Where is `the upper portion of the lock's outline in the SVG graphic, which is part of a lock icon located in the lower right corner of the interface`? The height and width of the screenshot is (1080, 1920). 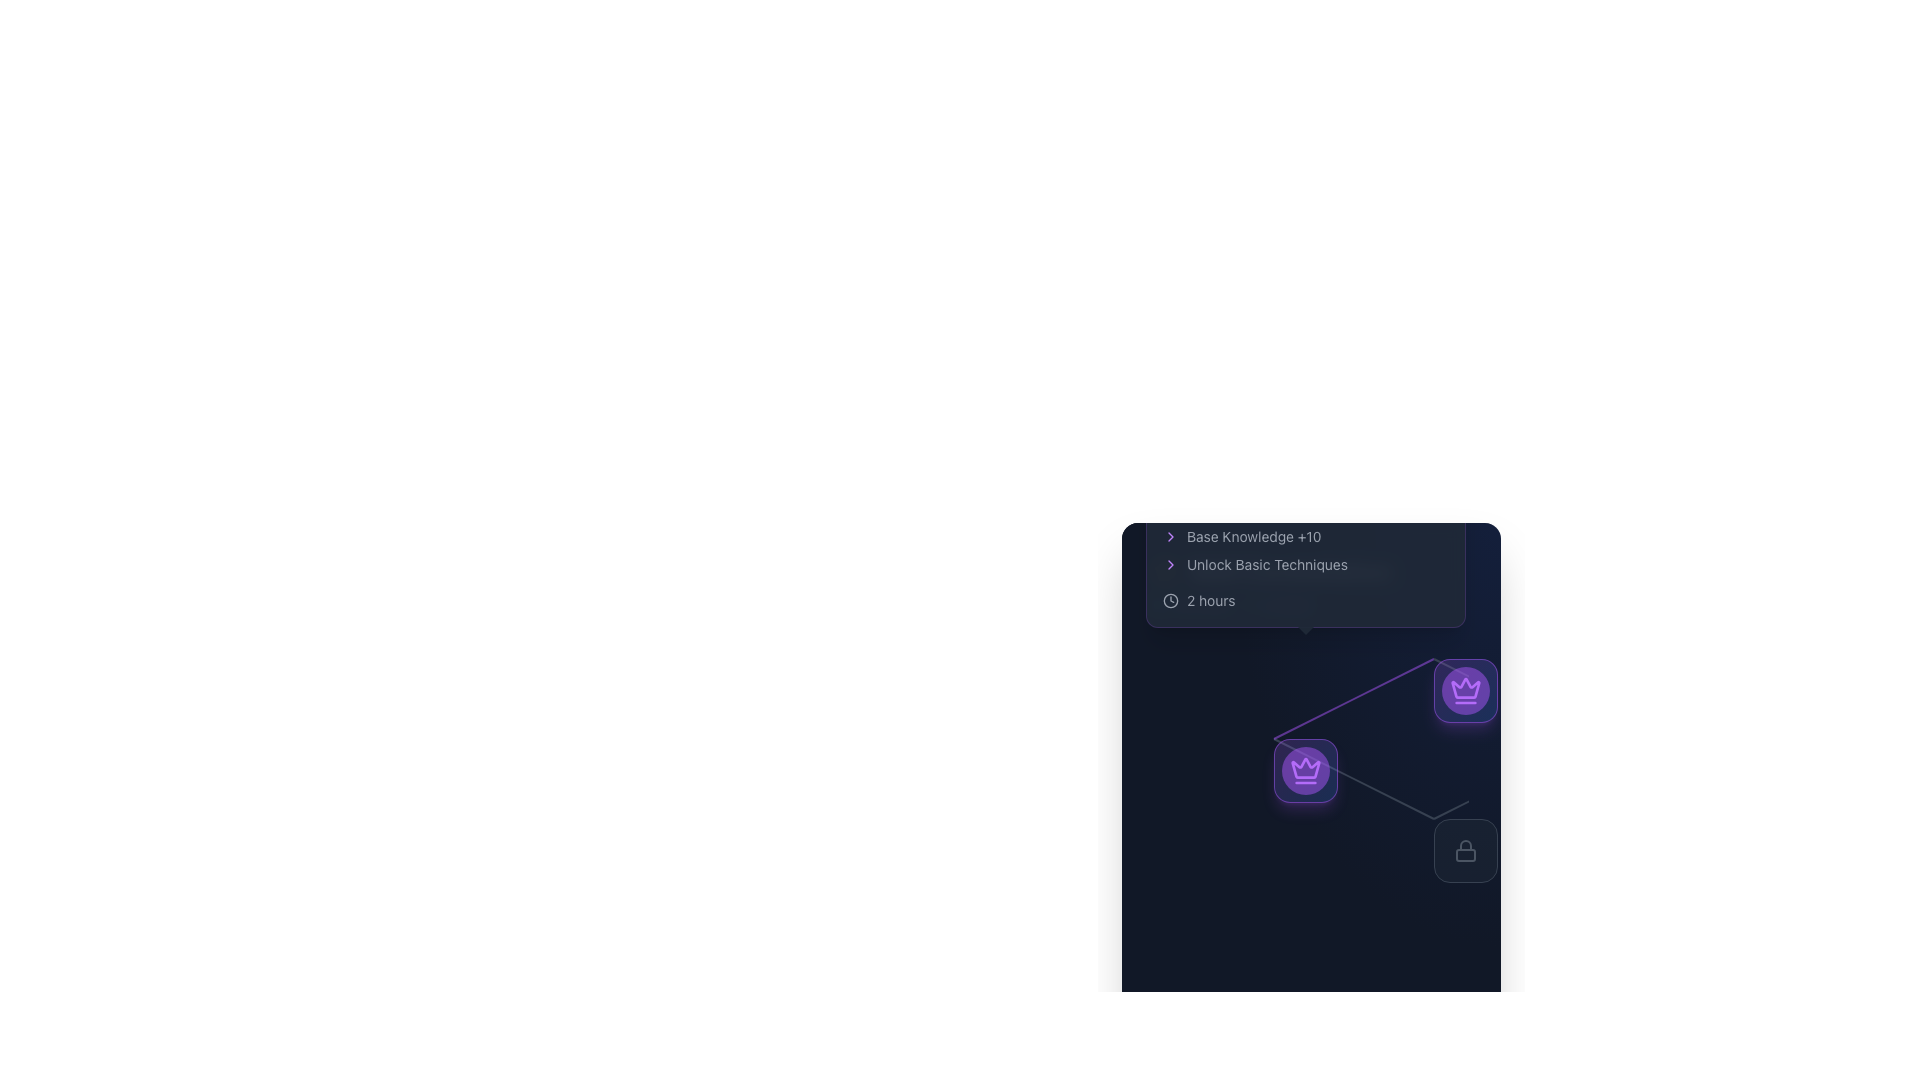 the upper portion of the lock's outline in the SVG graphic, which is part of a lock icon located in the lower right corner of the interface is located at coordinates (1465, 845).